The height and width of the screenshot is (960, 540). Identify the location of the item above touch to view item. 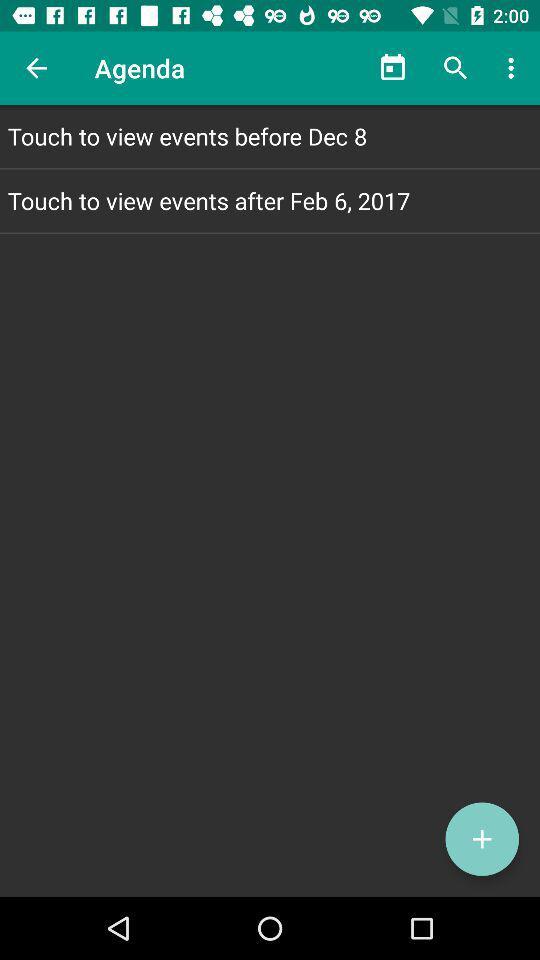
(36, 68).